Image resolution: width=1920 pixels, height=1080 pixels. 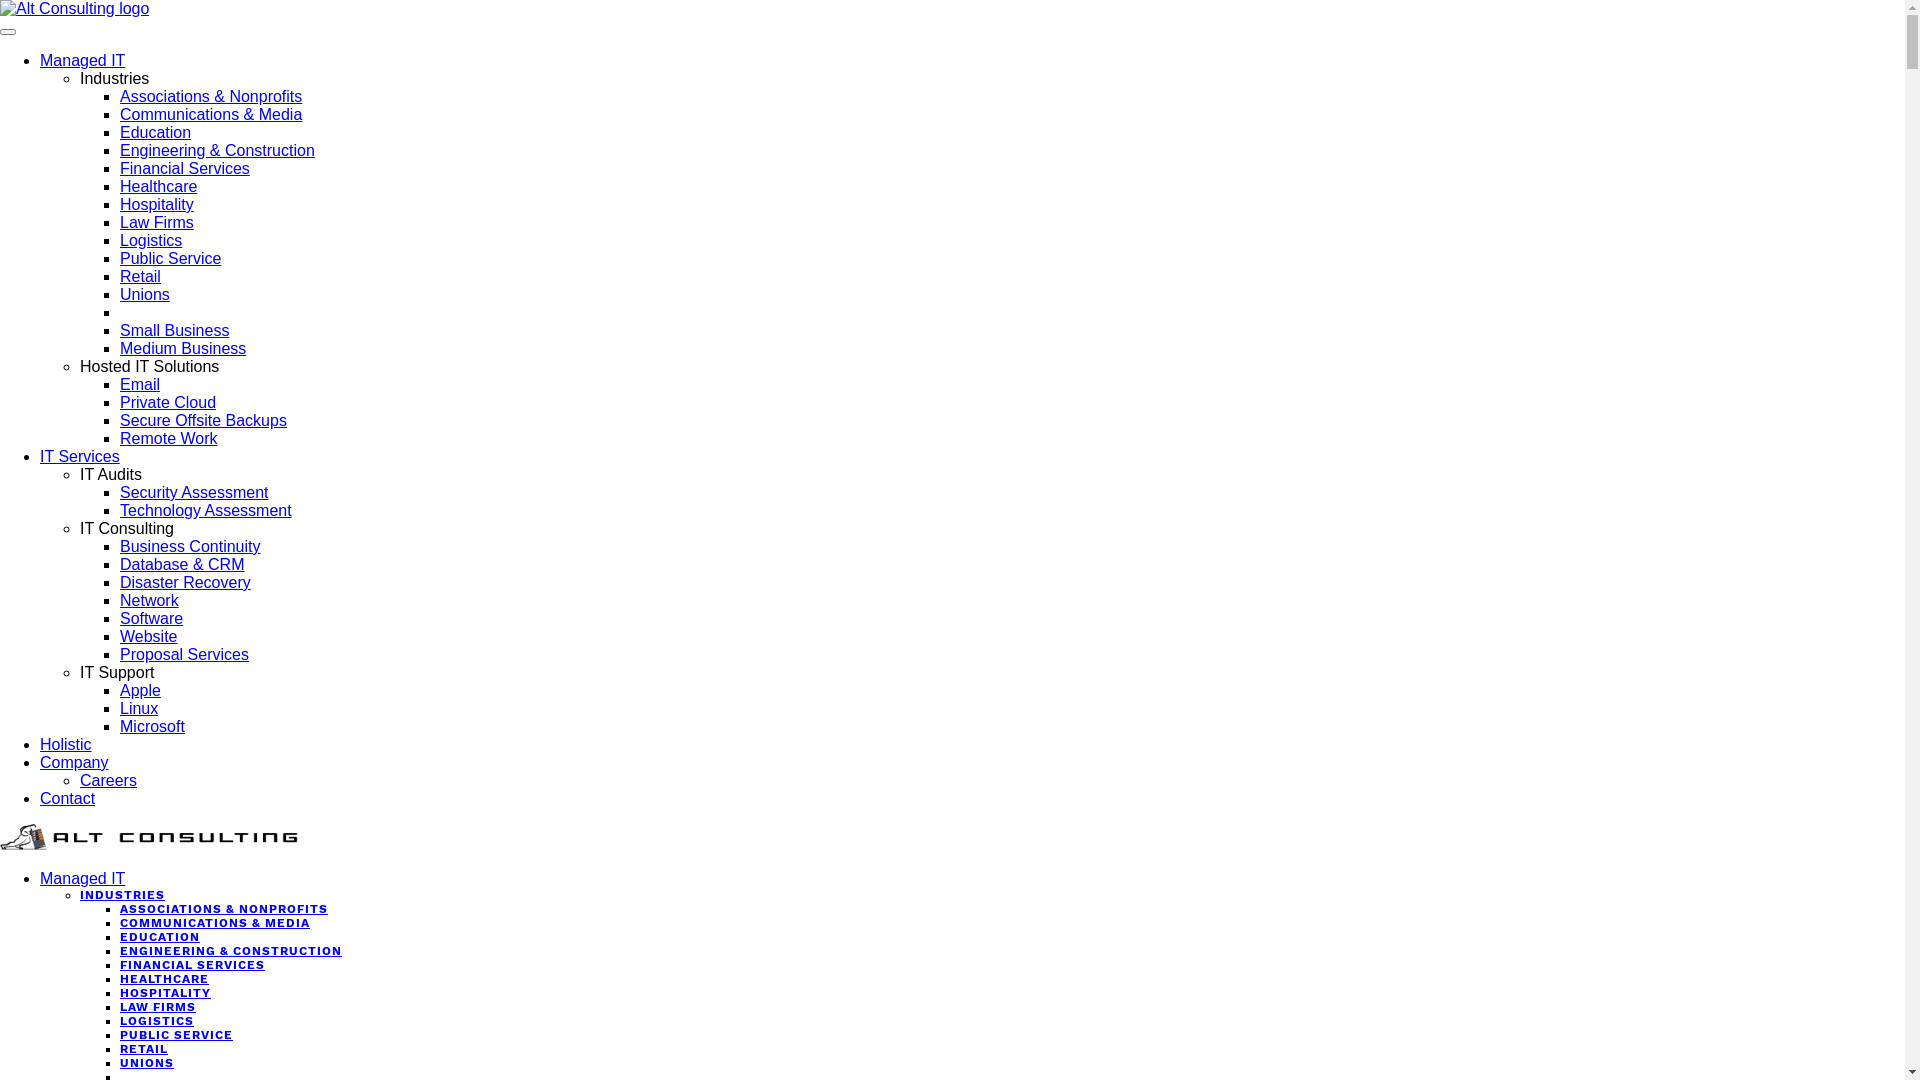 I want to click on 'Financial Services', so click(x=185, y=167).